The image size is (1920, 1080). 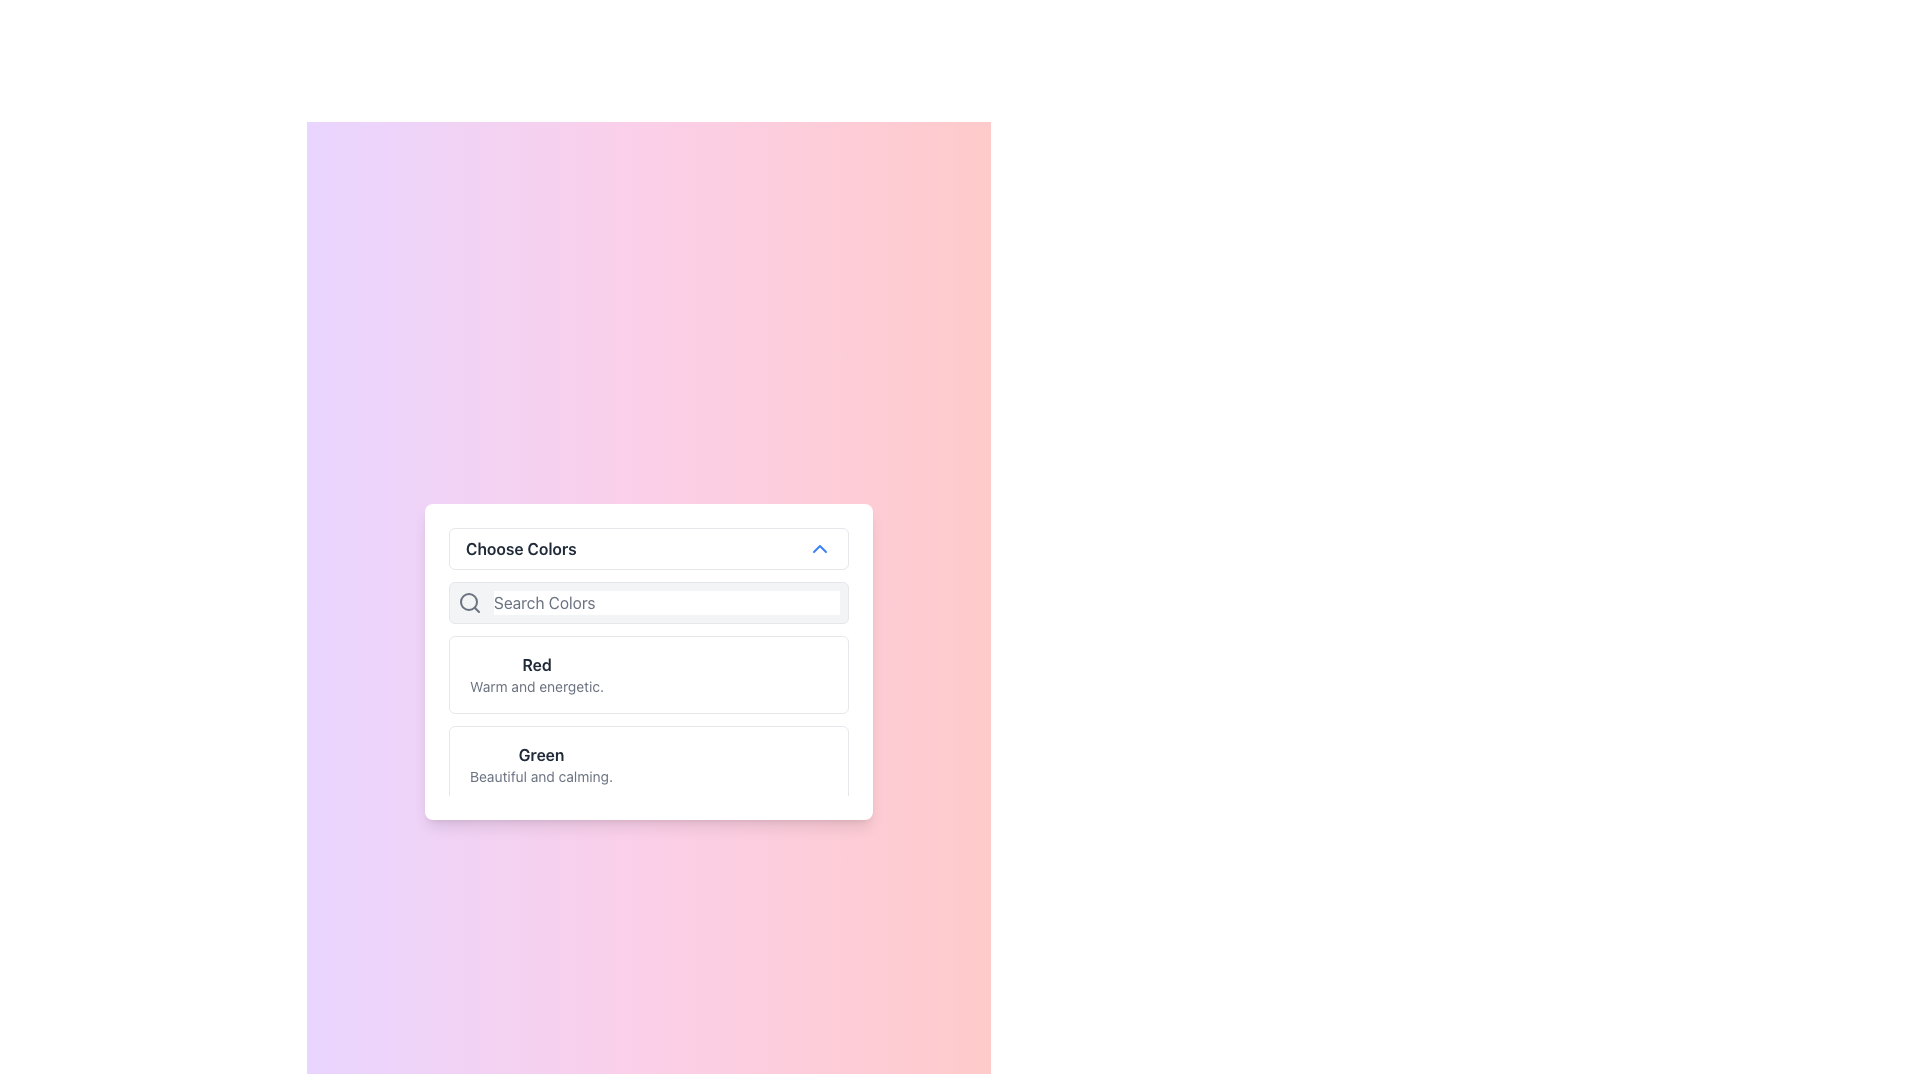 I want to click on the placeholder text 'Search Colors' in the search bar, which is a light gray rounded rectangle input field located directly beneath the 'Choose Colors' header, so click(x=648, y=601).